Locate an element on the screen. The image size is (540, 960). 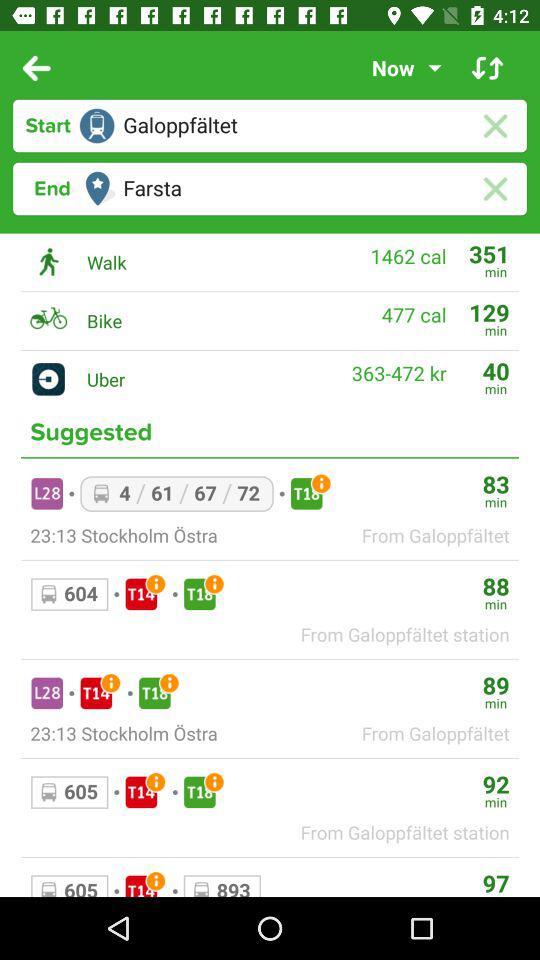
the close icon is located at coordinates (494, 189).